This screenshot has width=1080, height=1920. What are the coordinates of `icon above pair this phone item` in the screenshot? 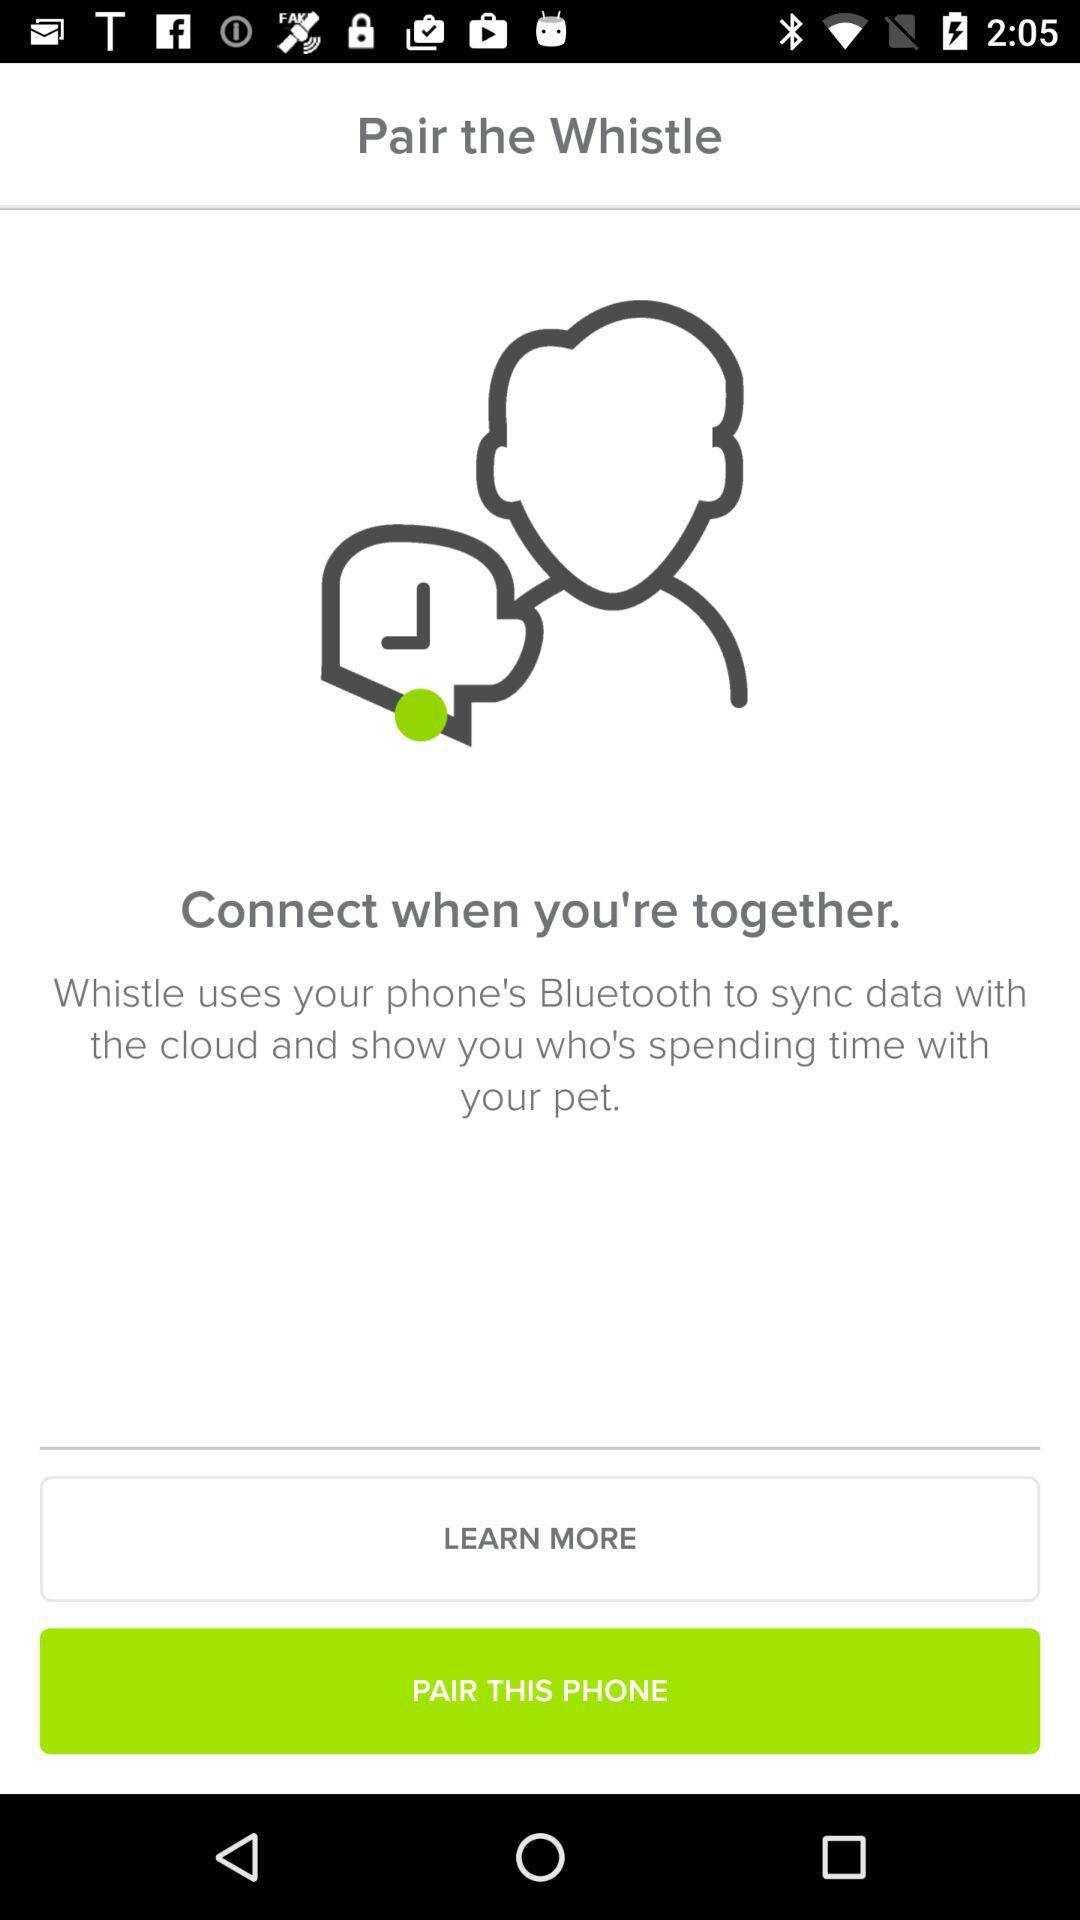 It's located at (540, 1538).